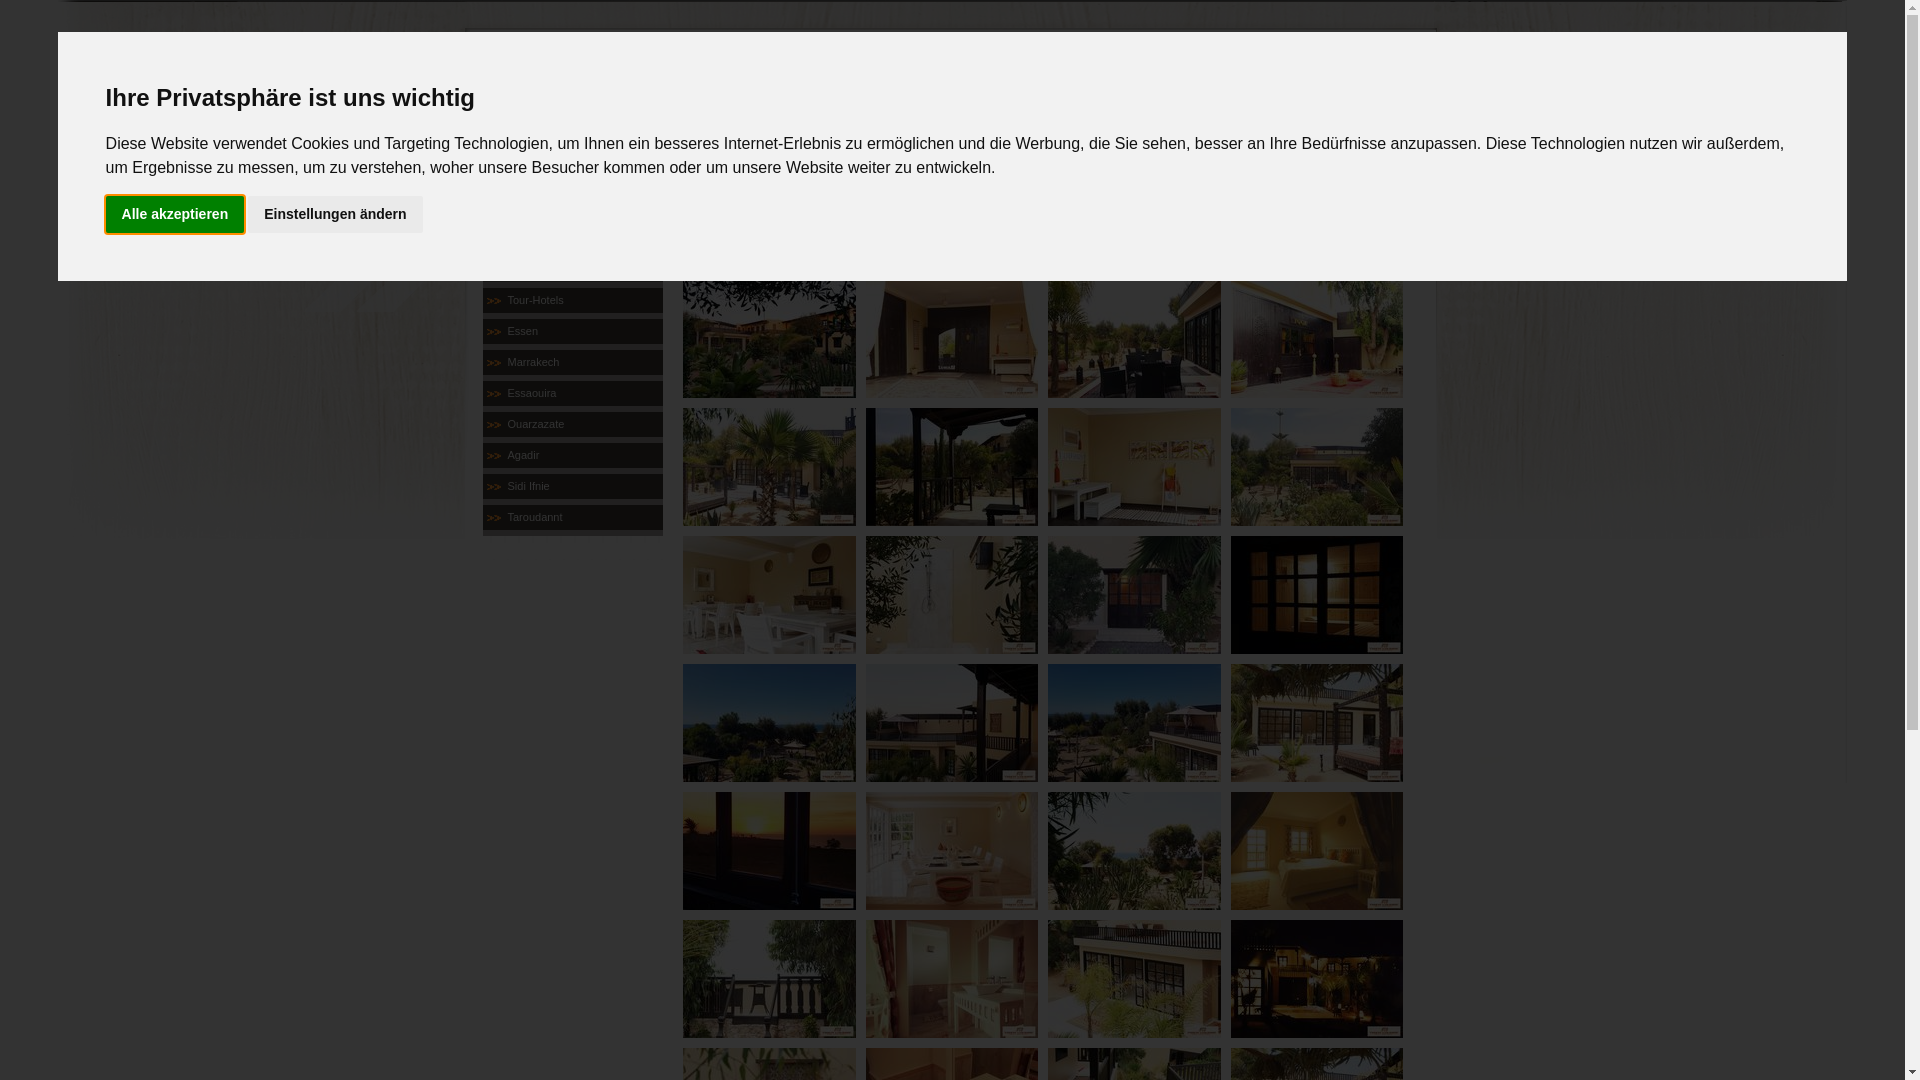 The height and width of the screenshot is (1080, 1920). What do you see at coordinates (570, 362) in the screenshot?
I see `'Marrakech'` at bounding box center [570, 362].